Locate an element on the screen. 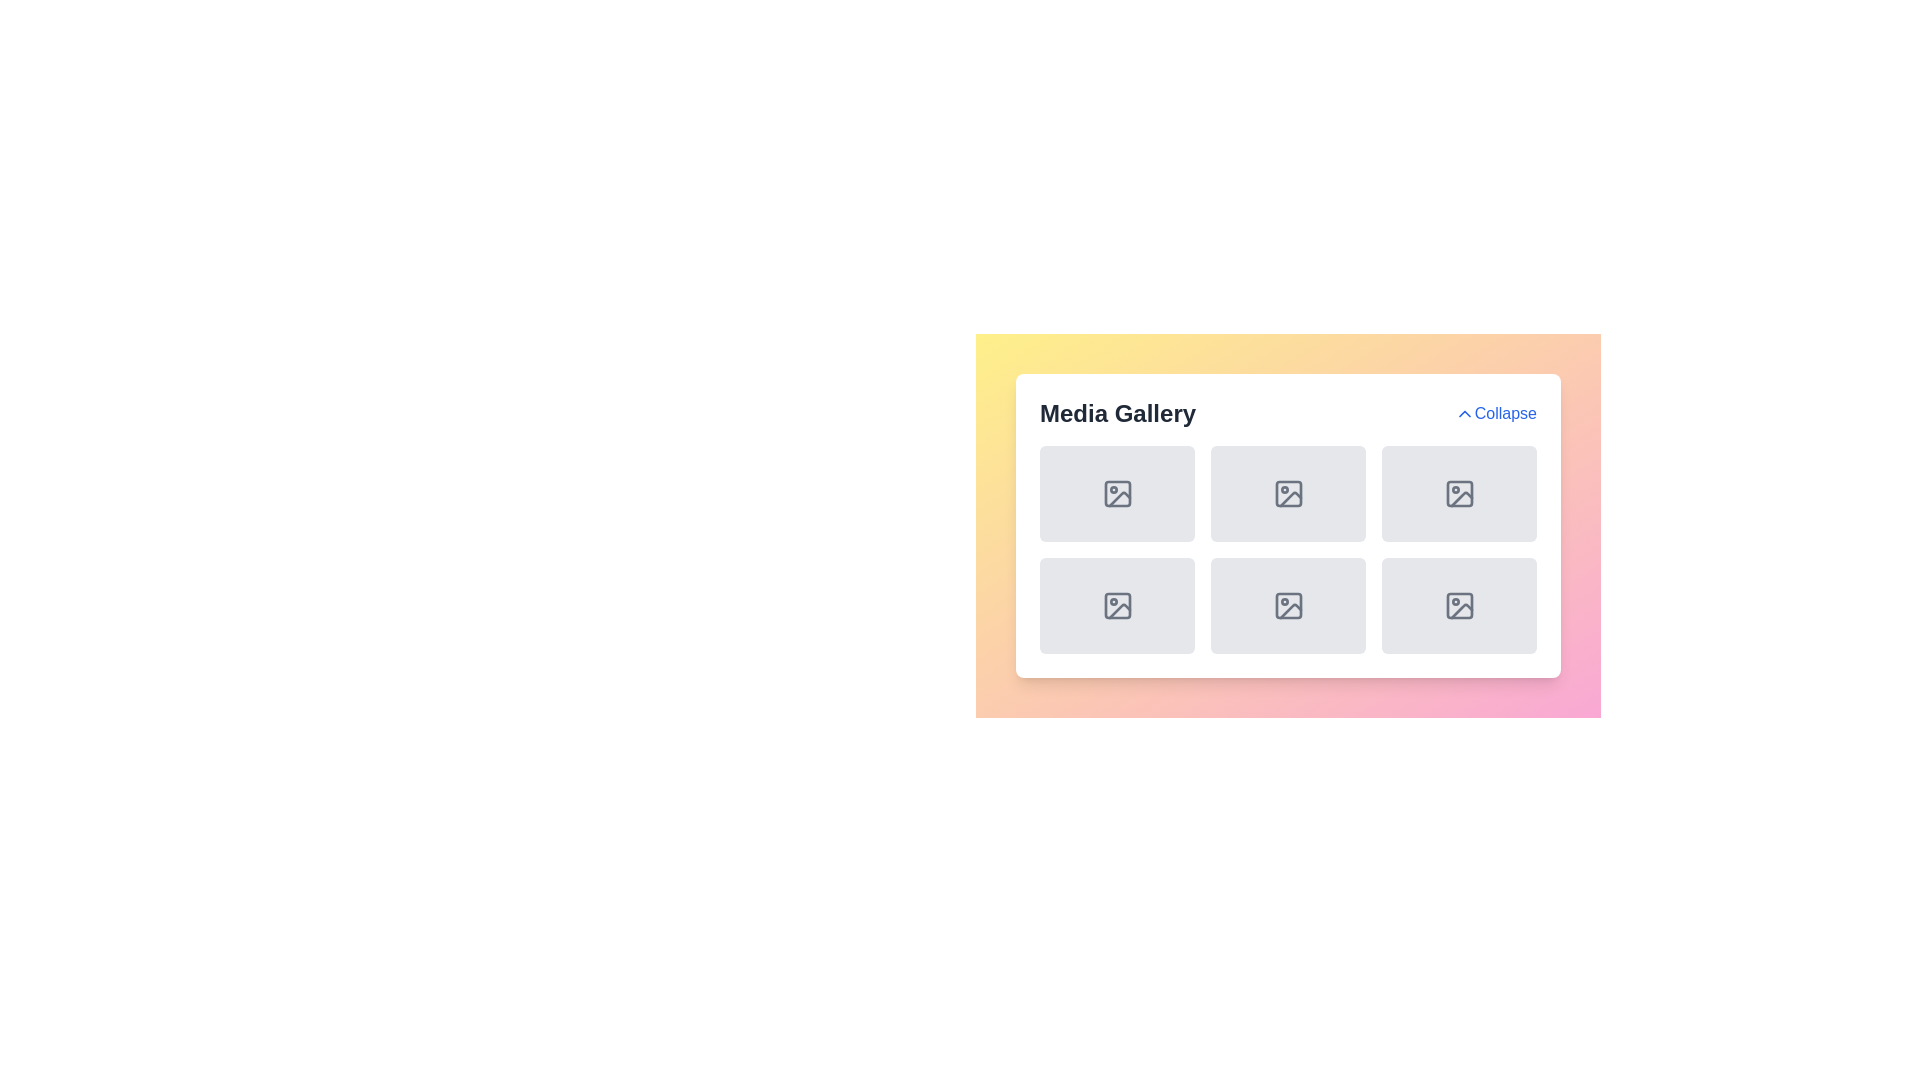  the picture frame icon with a mountain and sun located in the first row and first column of the media gallery grid is located at coordinates (1116, 493).